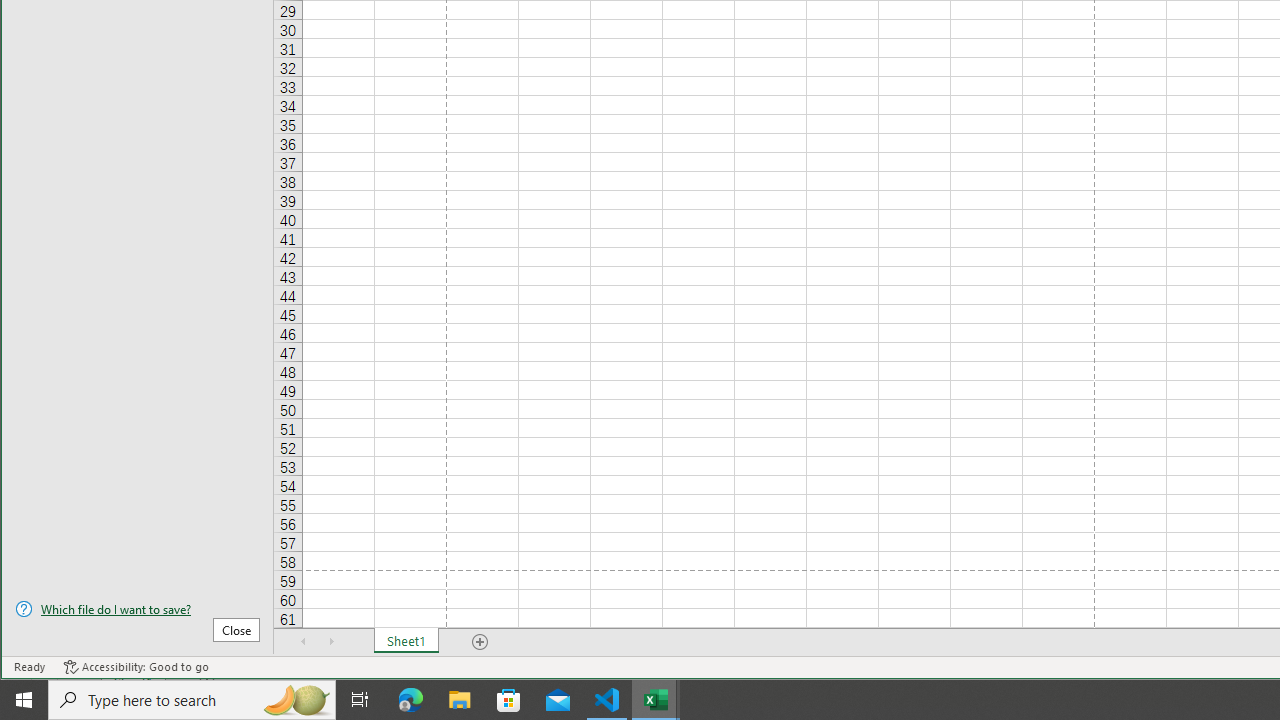  I want to click on 'Microsoft Store', so click(509, 698).